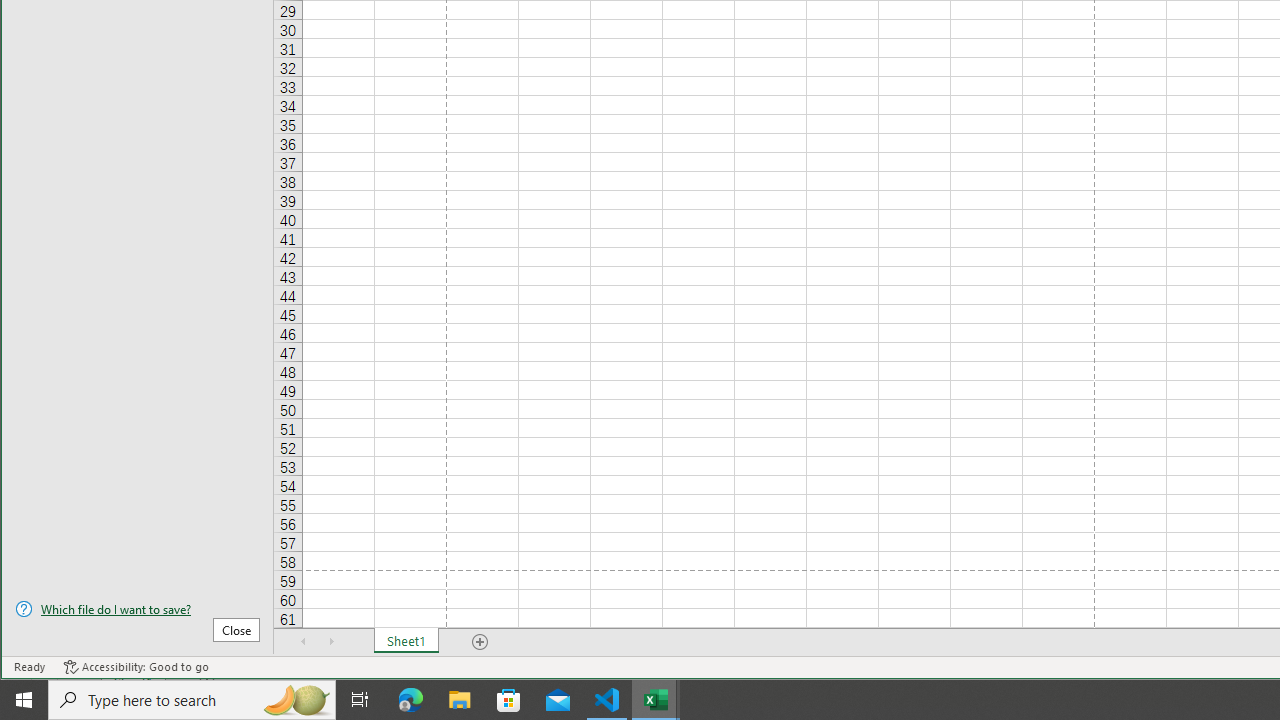  I want to click on 'Microsoft Store', so click(509, 698).